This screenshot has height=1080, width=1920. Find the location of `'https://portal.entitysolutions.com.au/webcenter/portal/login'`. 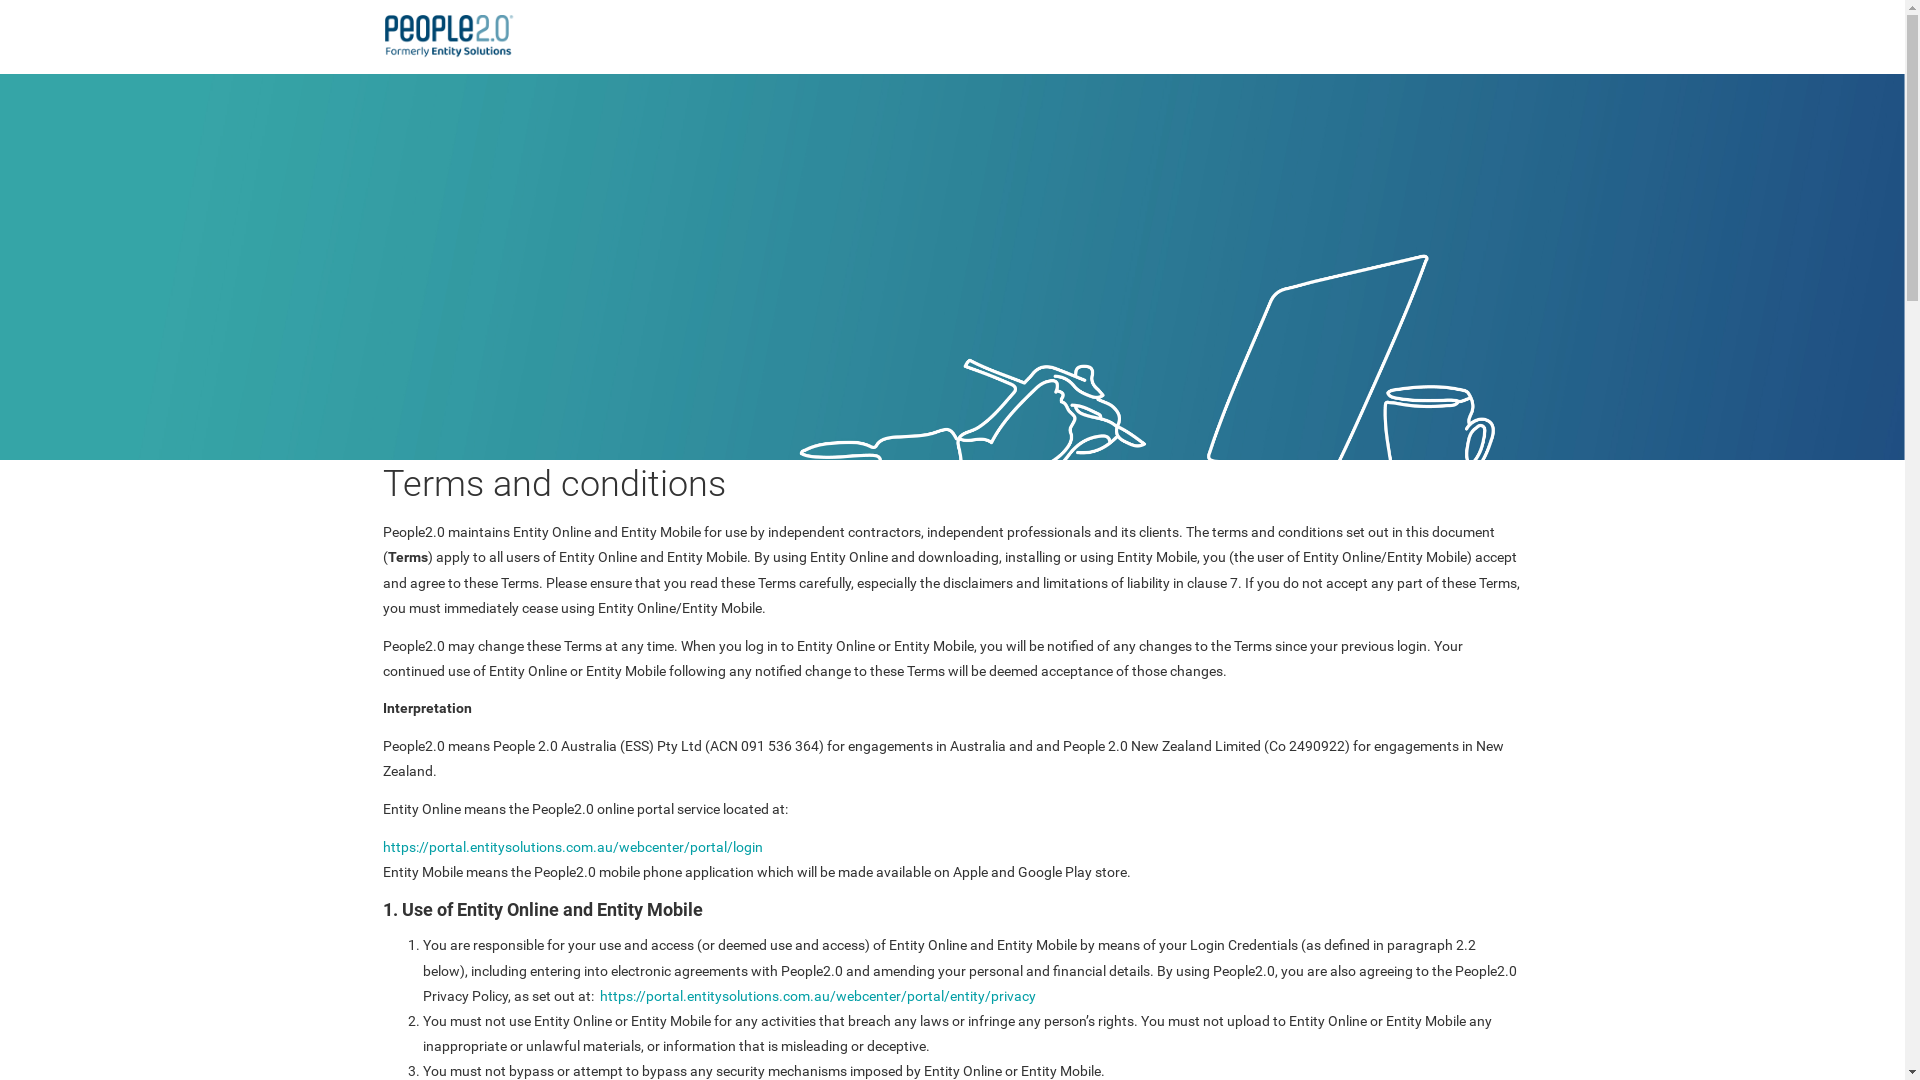

'https://portal.entitysolutions.com.au/webcenter/portal/login' is located at coordinates (570, 847).